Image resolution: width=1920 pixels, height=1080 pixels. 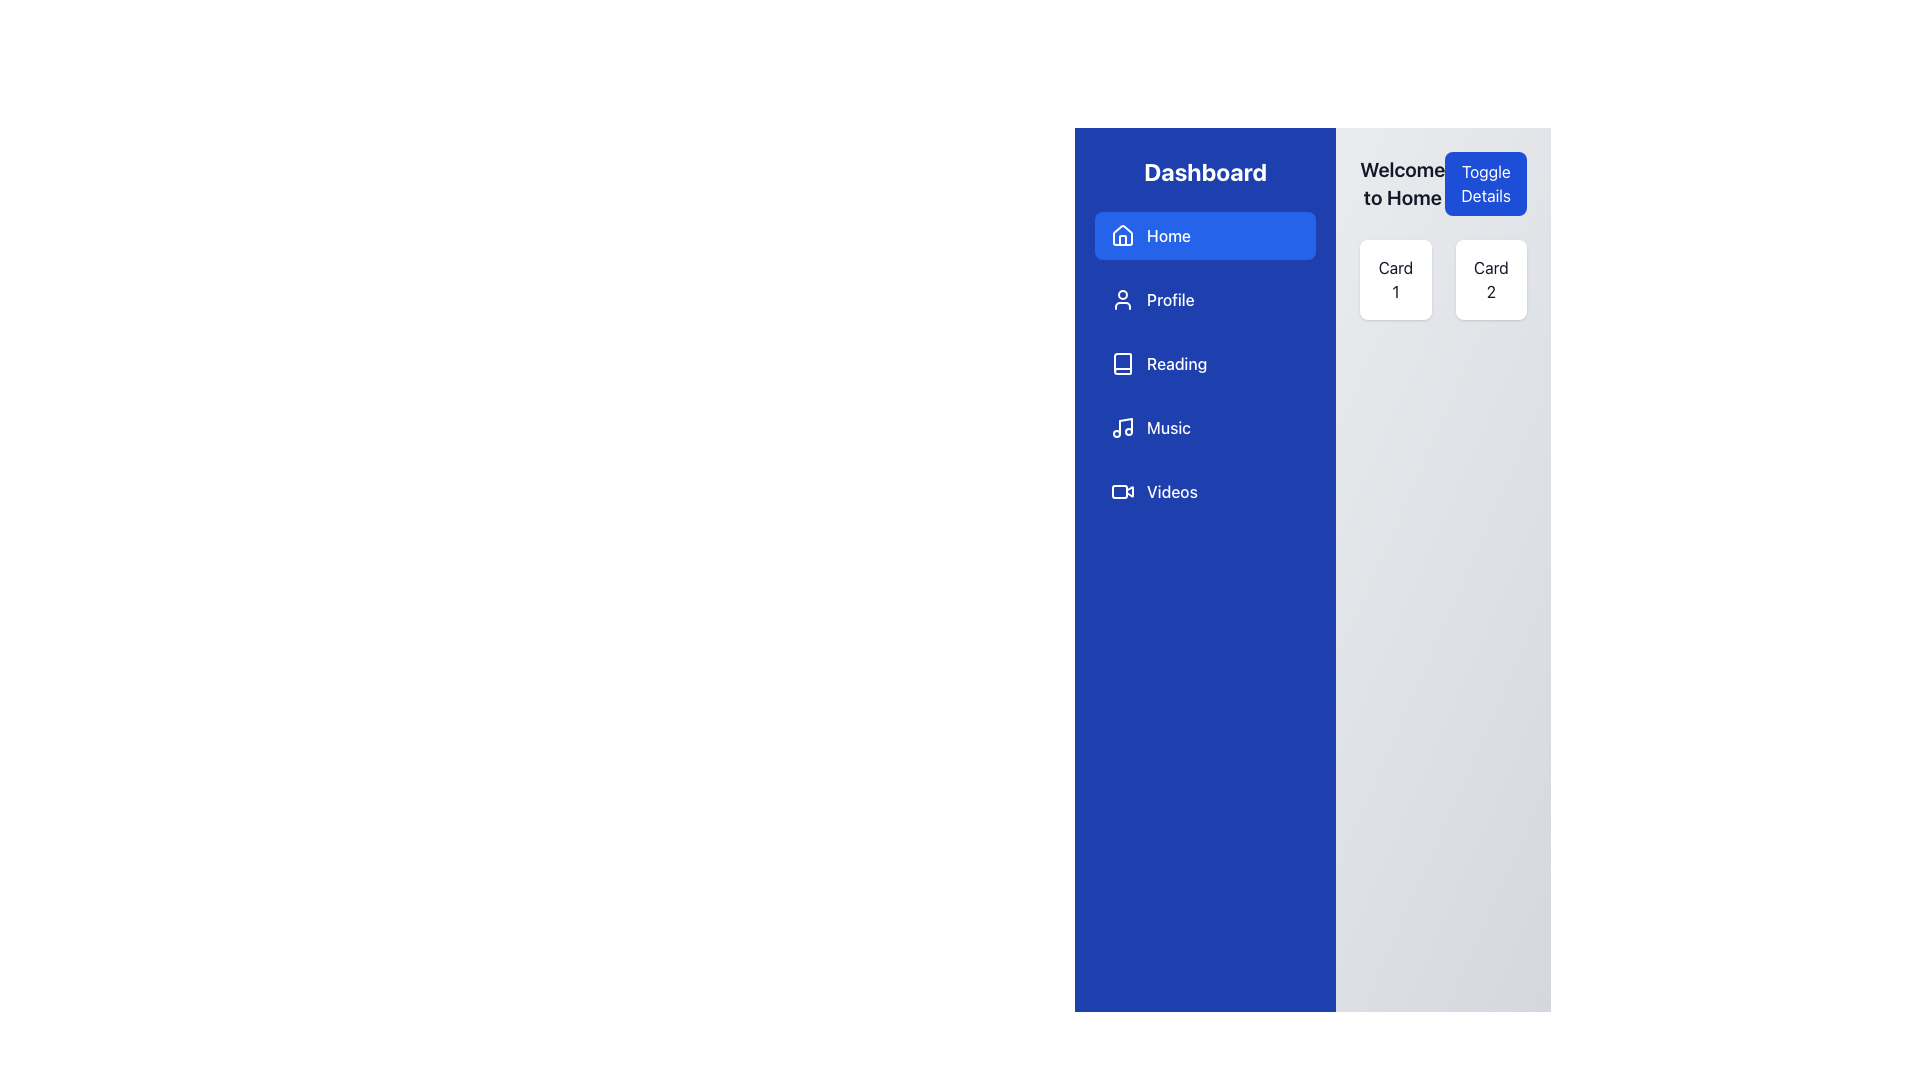 What do you see at coordinates (1123, 427) in the screenshot?
I see `the musical note icon located to the left of the 'Music' label in the vertical navigation menu` at bounding box center [1123, 427].